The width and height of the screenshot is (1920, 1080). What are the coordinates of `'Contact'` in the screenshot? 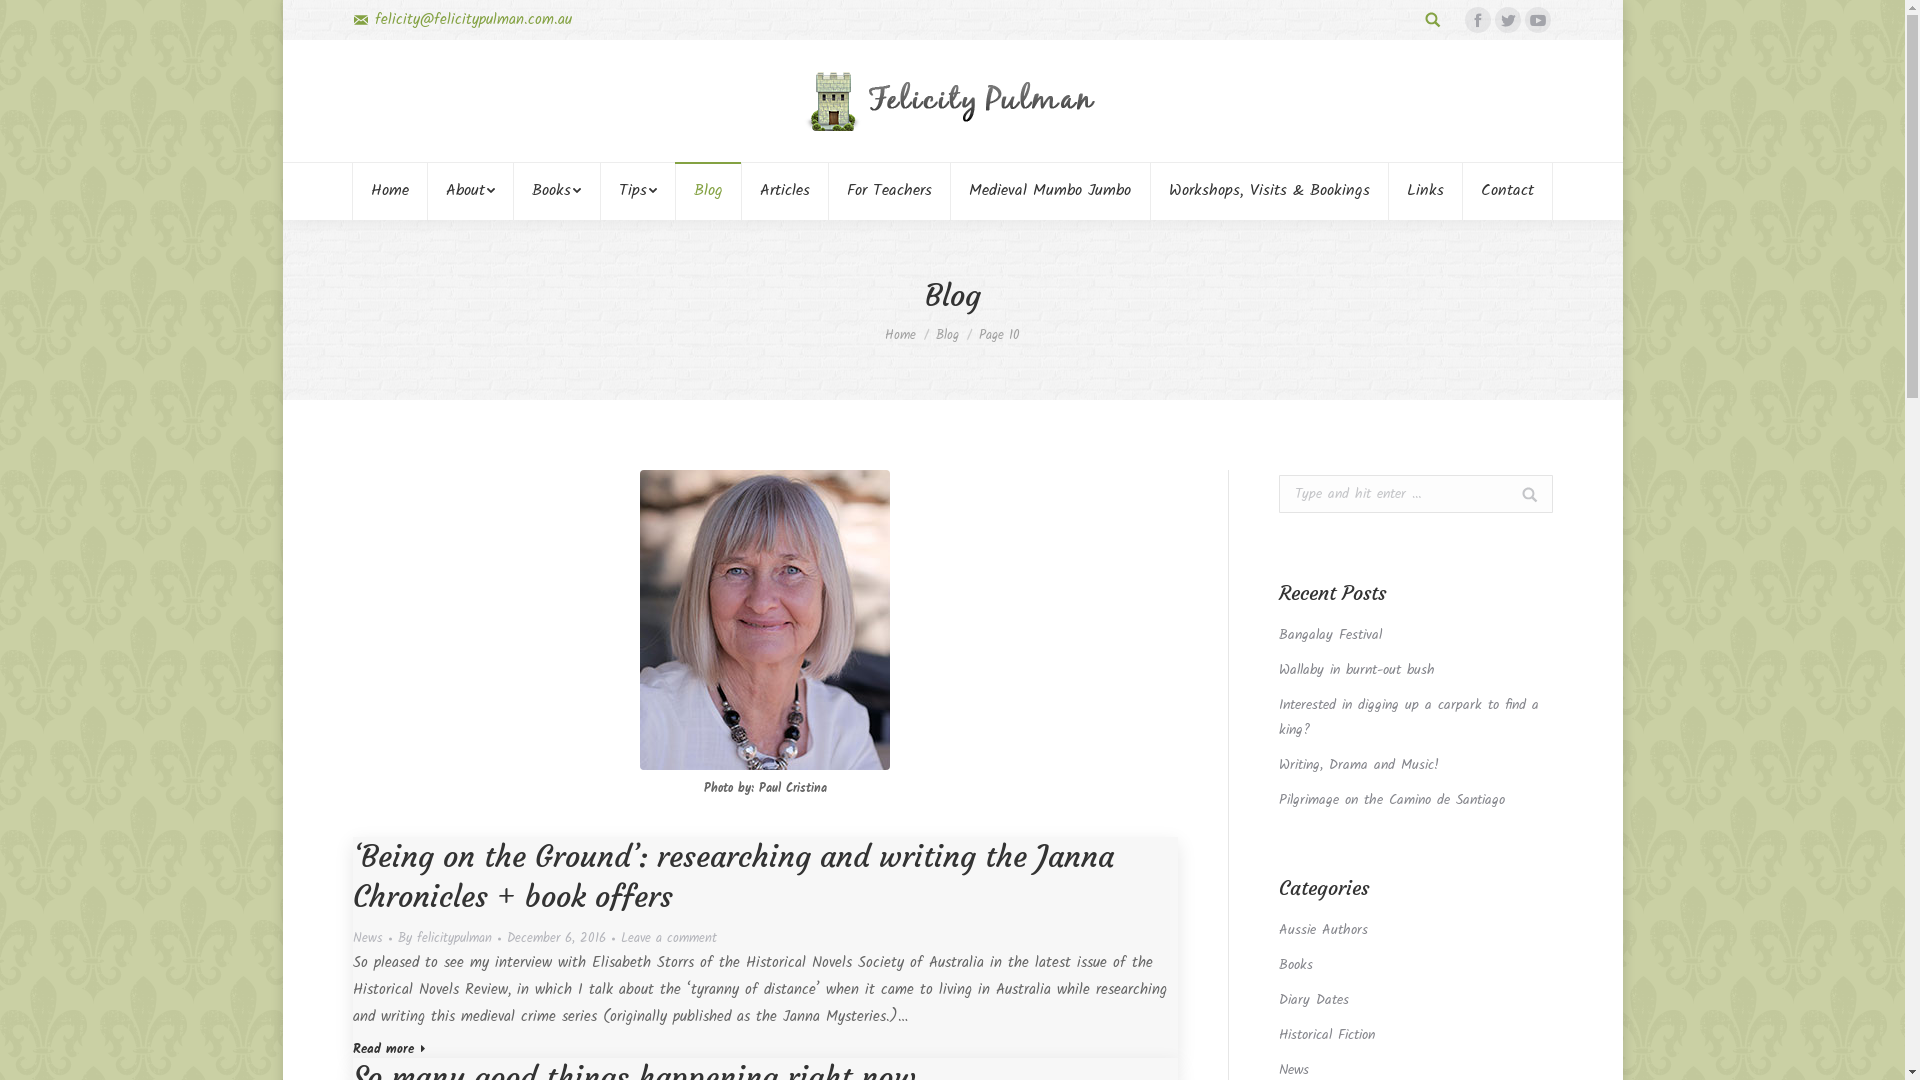 It's located at (1507, 191).